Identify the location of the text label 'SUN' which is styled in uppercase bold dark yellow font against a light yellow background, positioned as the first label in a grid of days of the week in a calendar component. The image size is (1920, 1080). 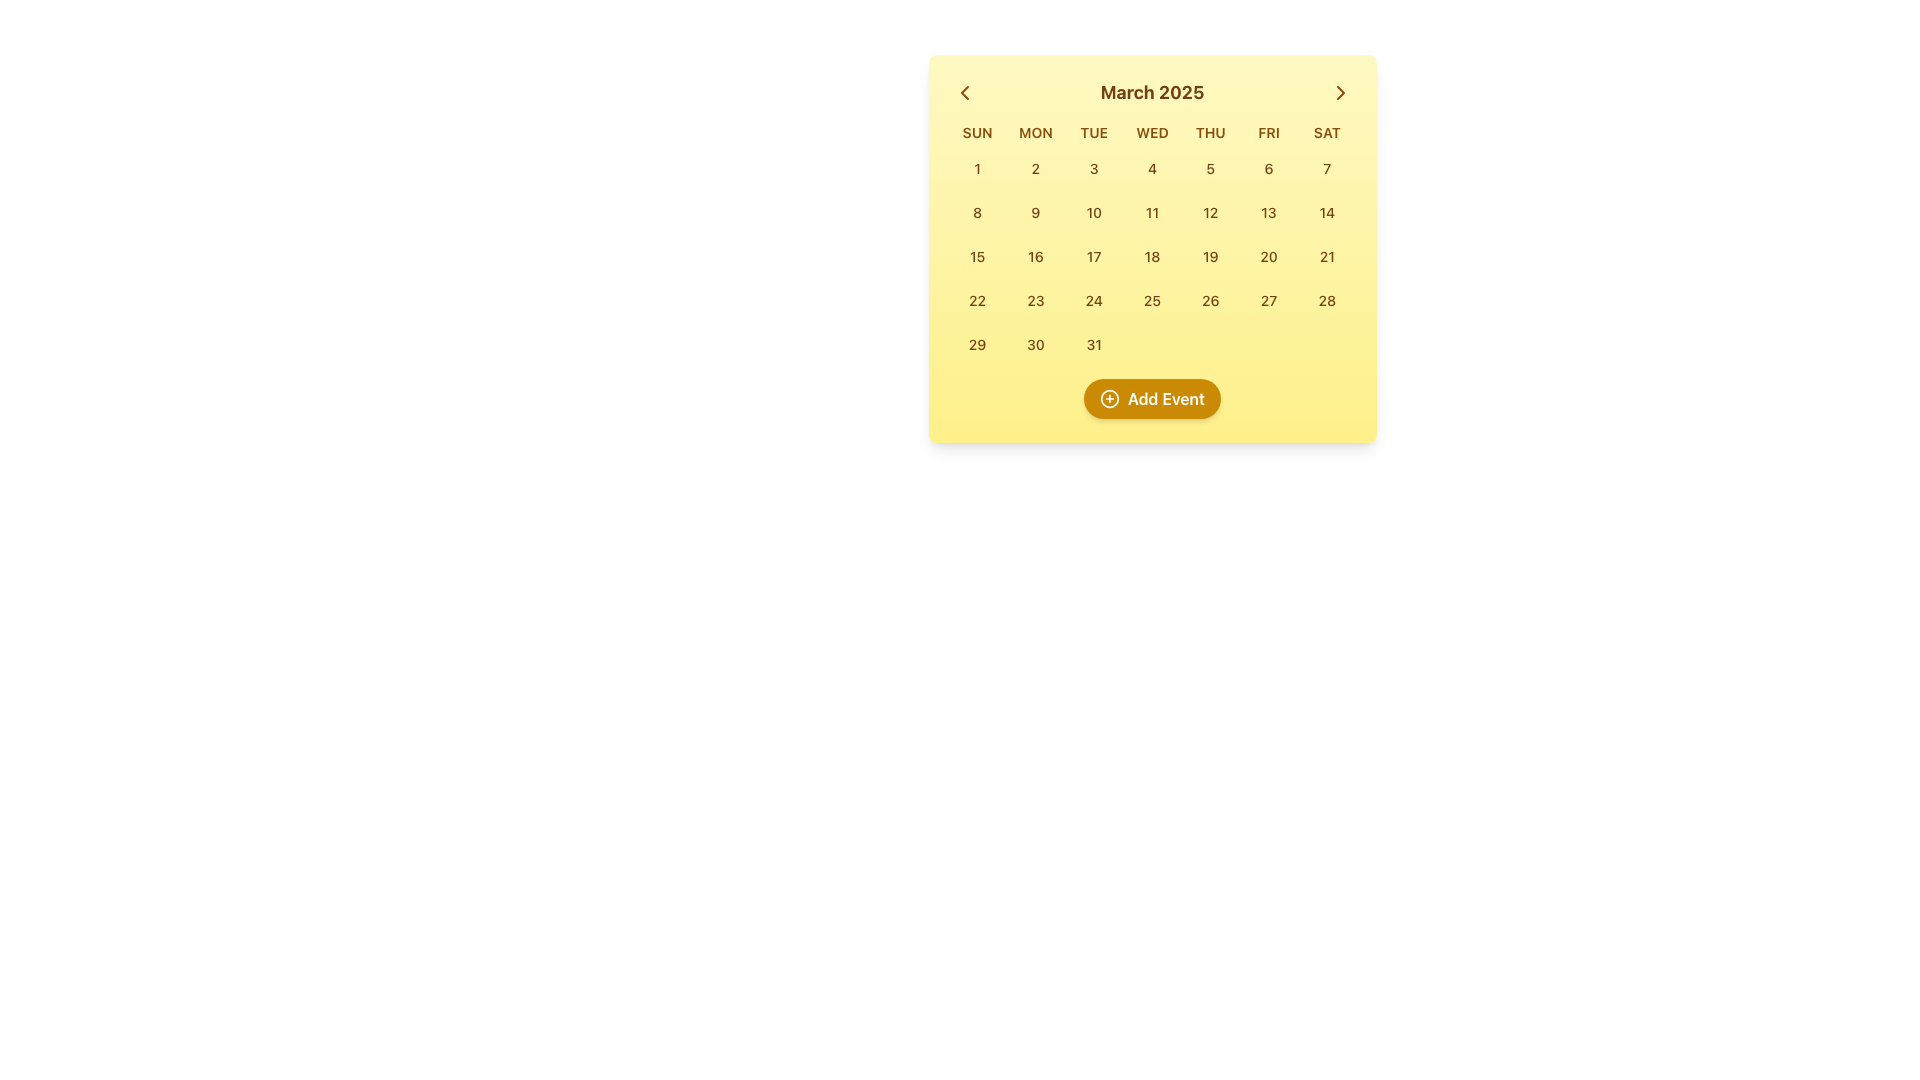
(977, 132).